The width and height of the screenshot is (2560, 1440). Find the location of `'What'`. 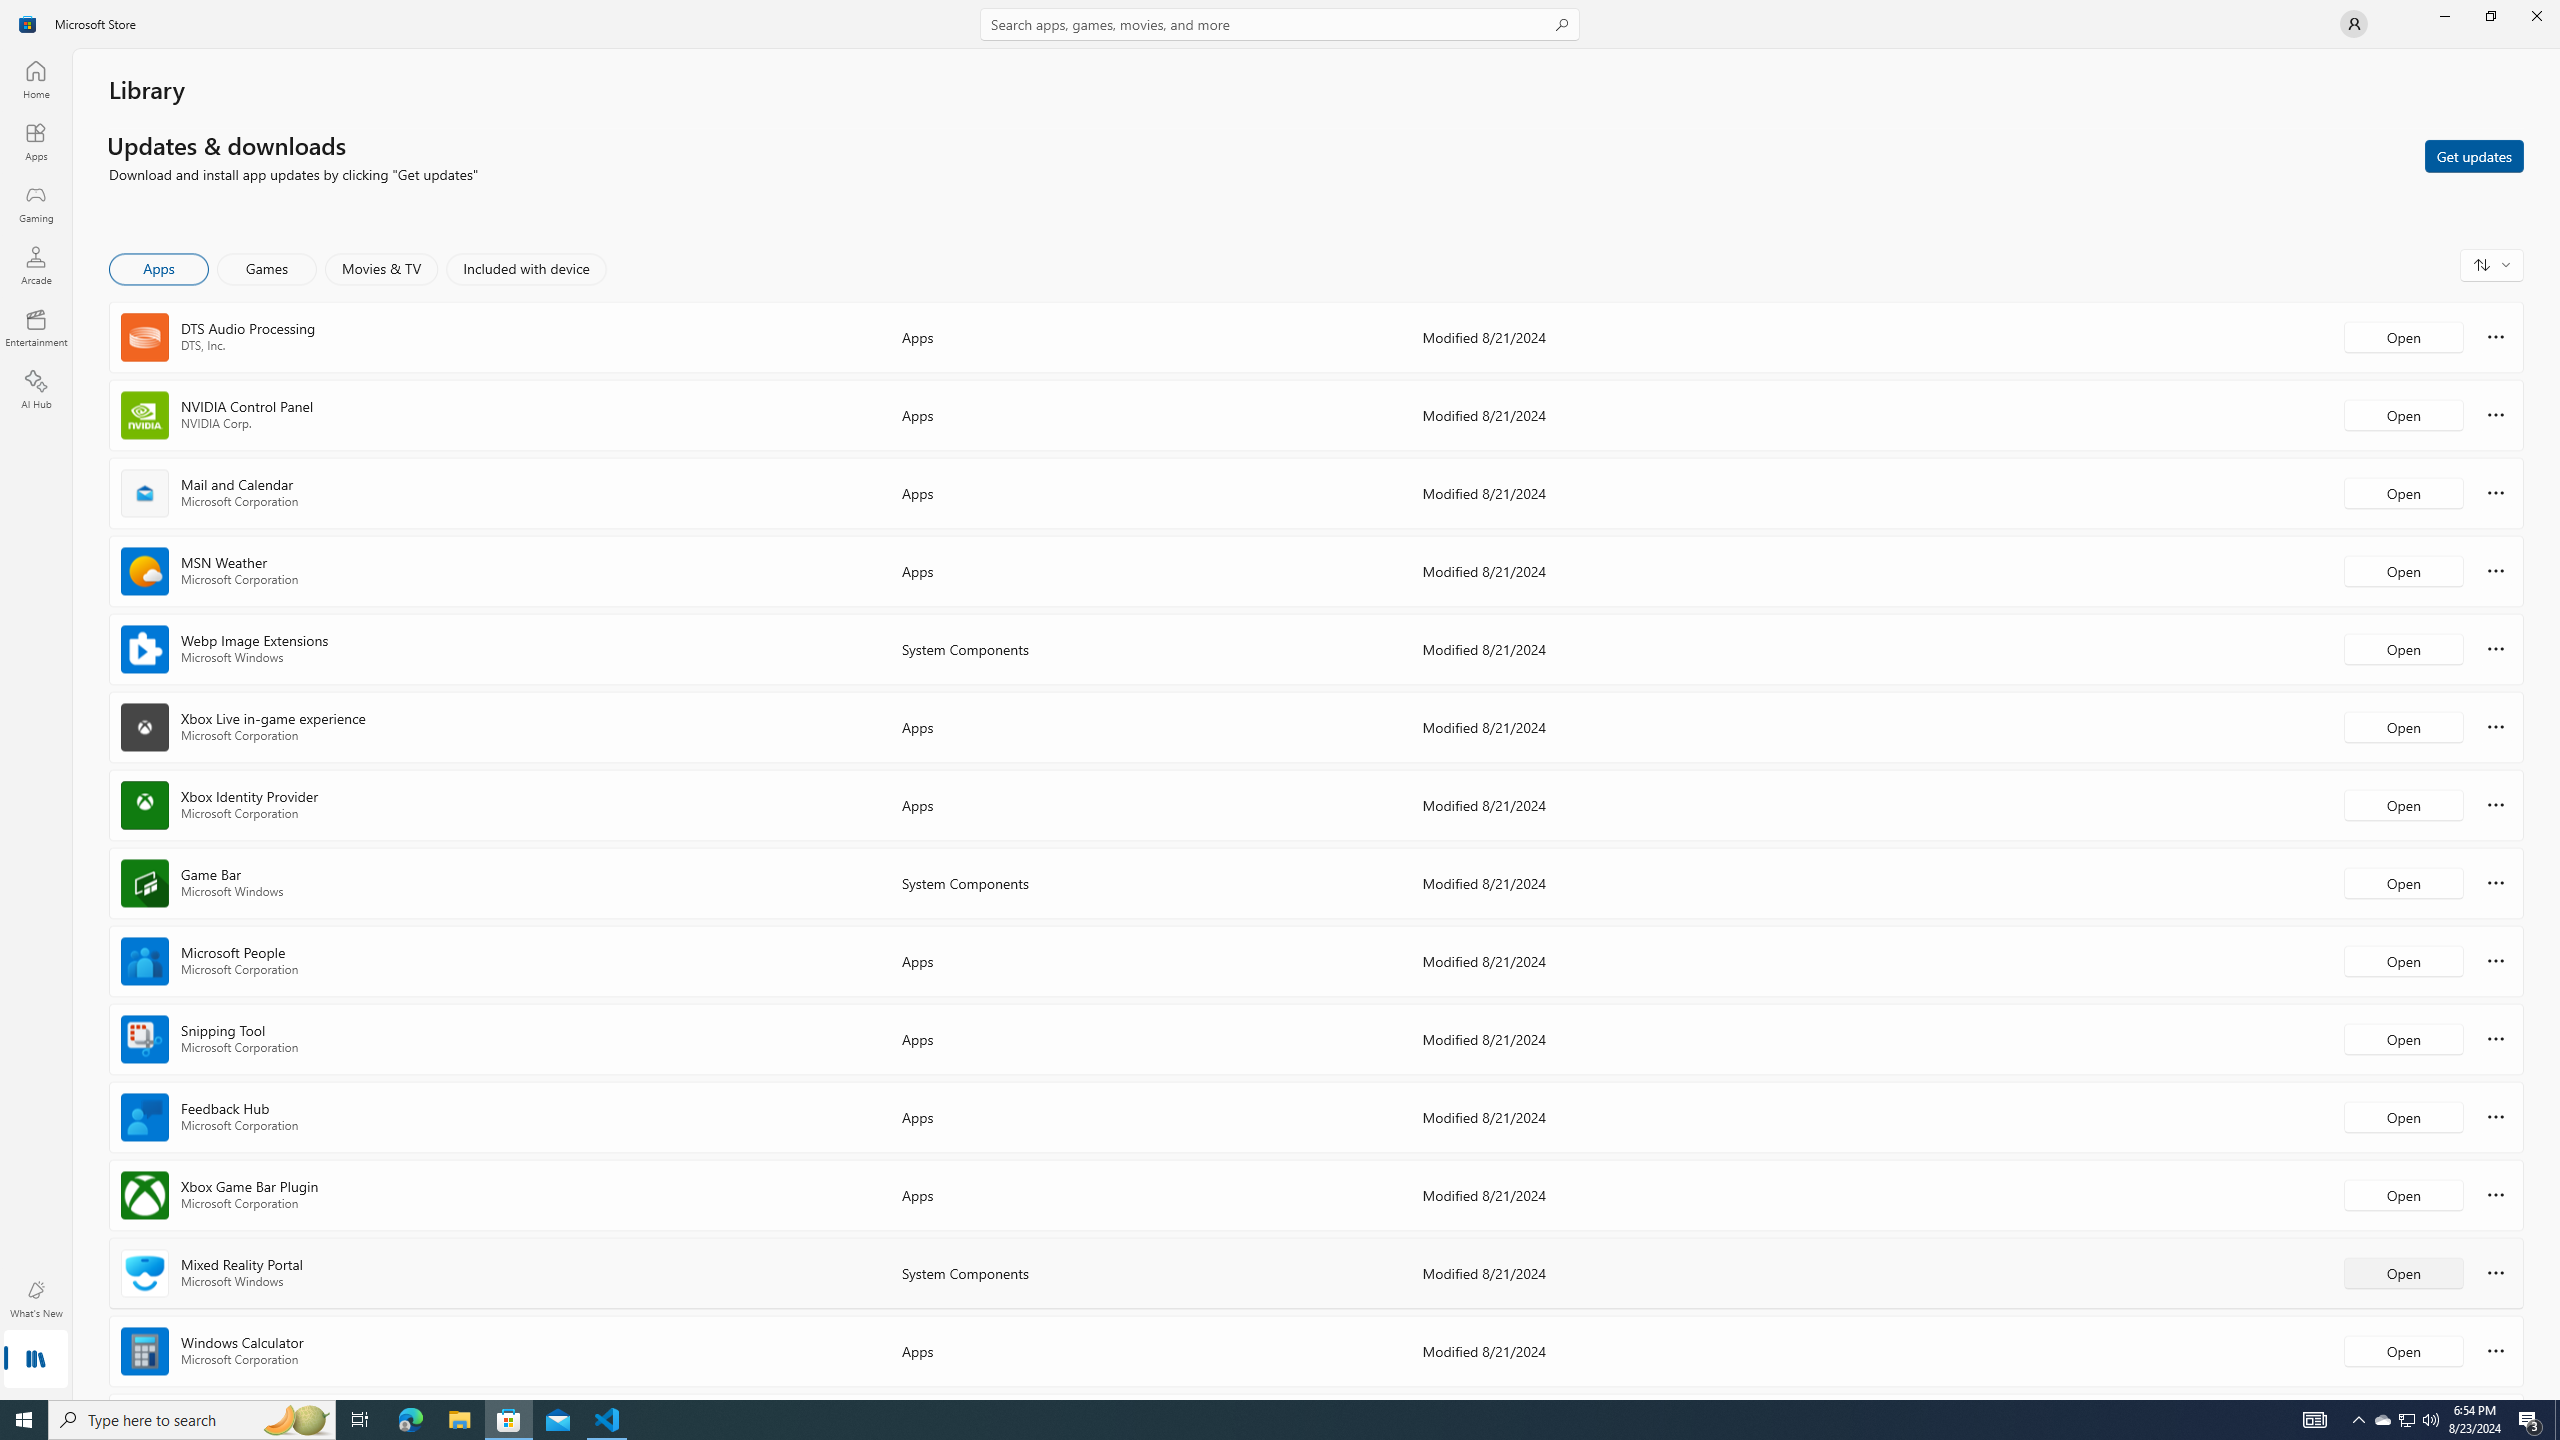

'What' is located at coordinates (34, 1298).